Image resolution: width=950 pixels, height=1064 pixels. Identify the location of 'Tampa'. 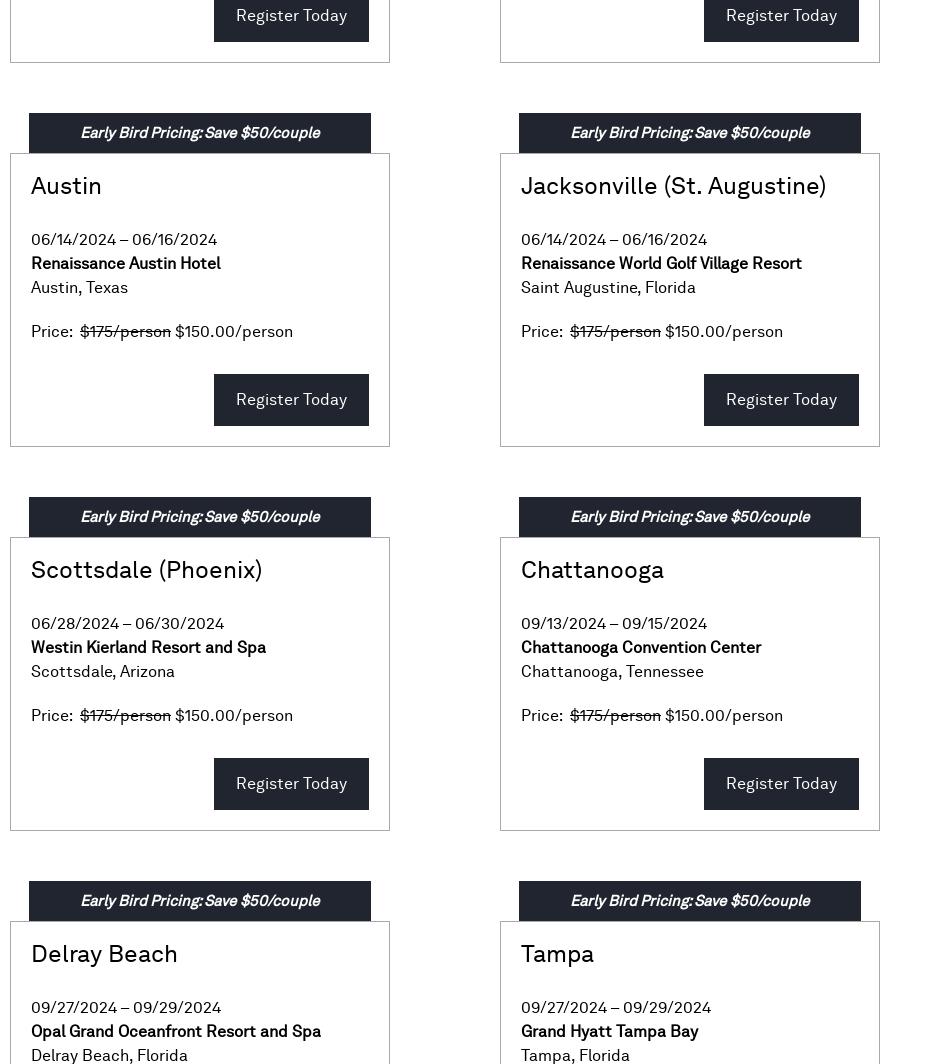
(557, 953).